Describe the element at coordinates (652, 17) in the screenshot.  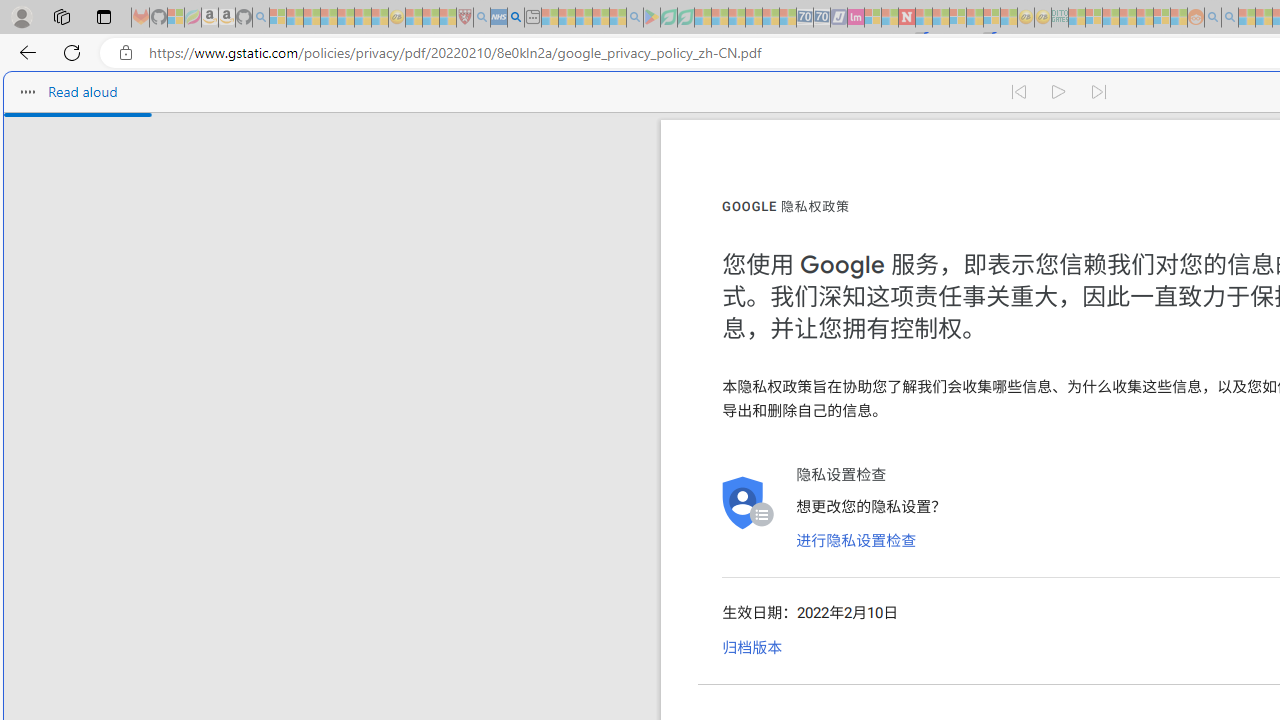
I see `'Bluey: Let'` at that location.